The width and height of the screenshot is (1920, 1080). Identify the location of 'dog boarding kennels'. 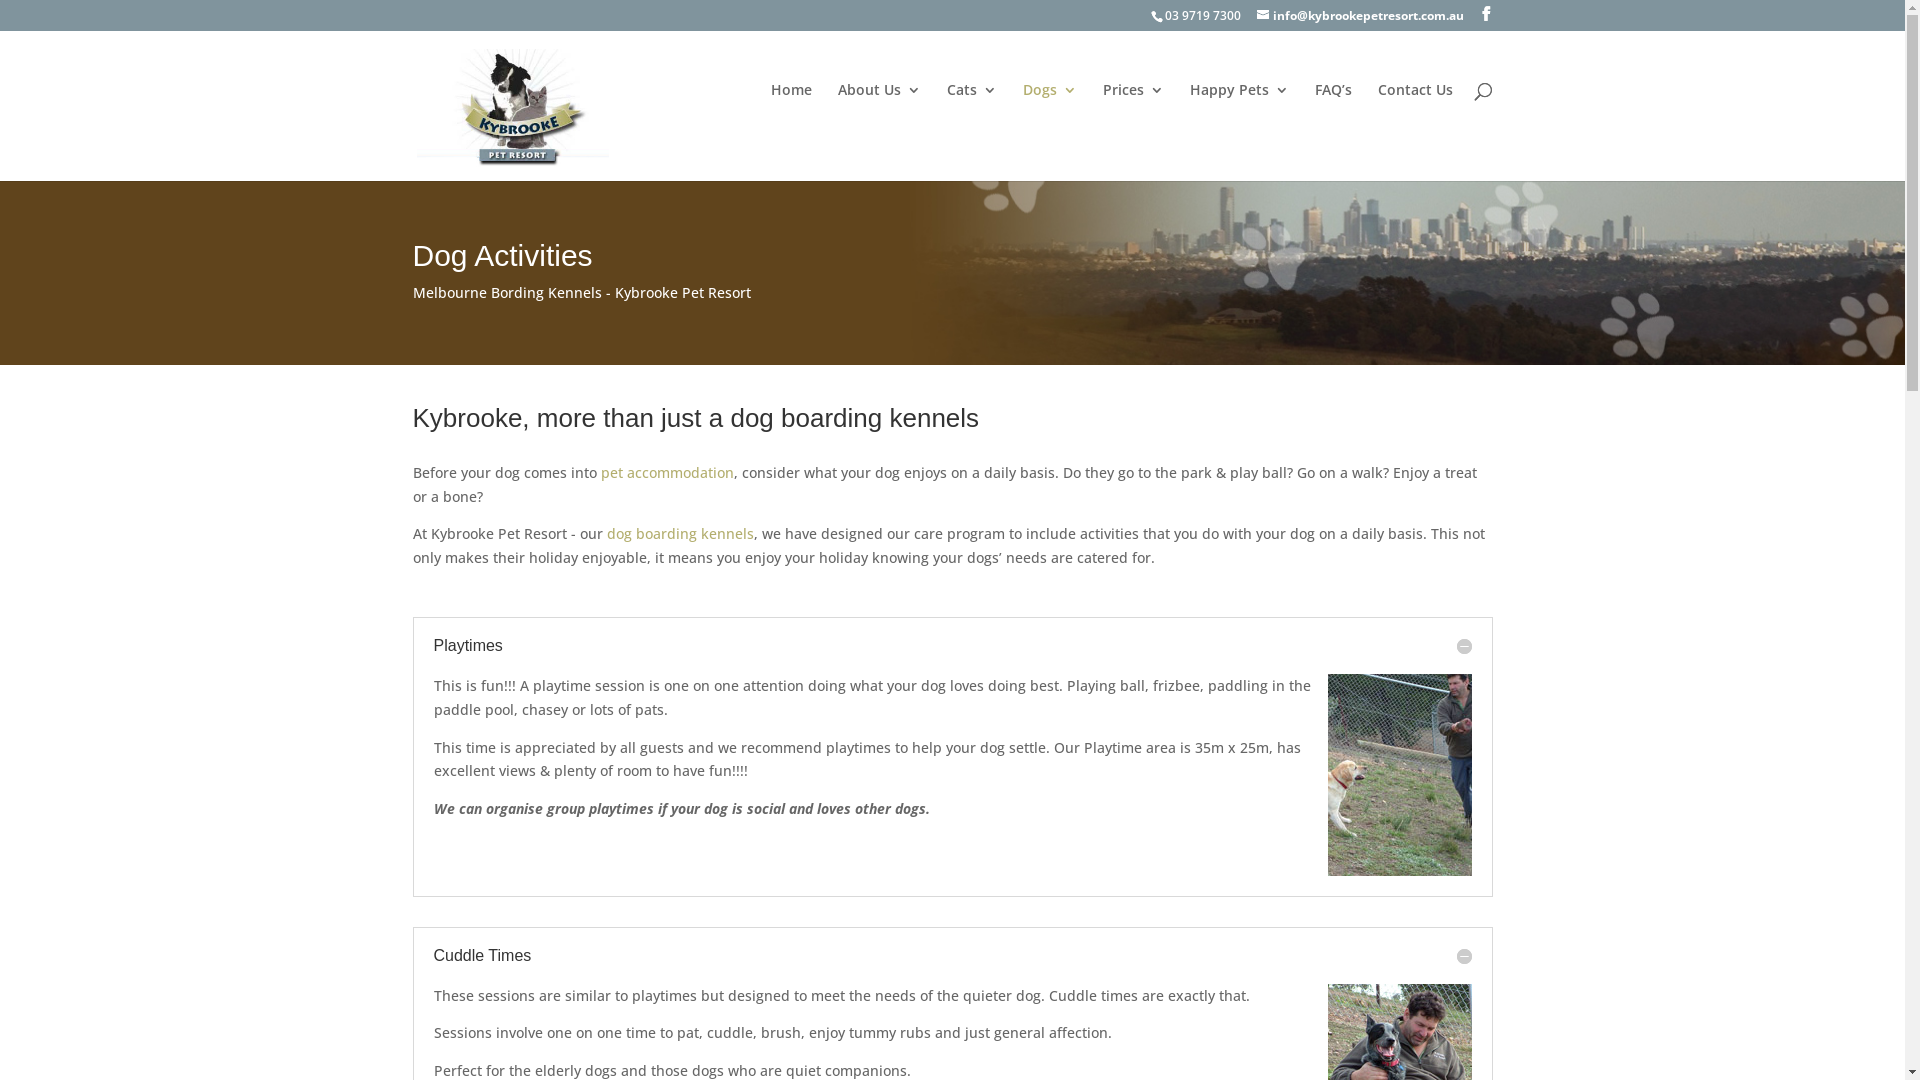
(679, 532).